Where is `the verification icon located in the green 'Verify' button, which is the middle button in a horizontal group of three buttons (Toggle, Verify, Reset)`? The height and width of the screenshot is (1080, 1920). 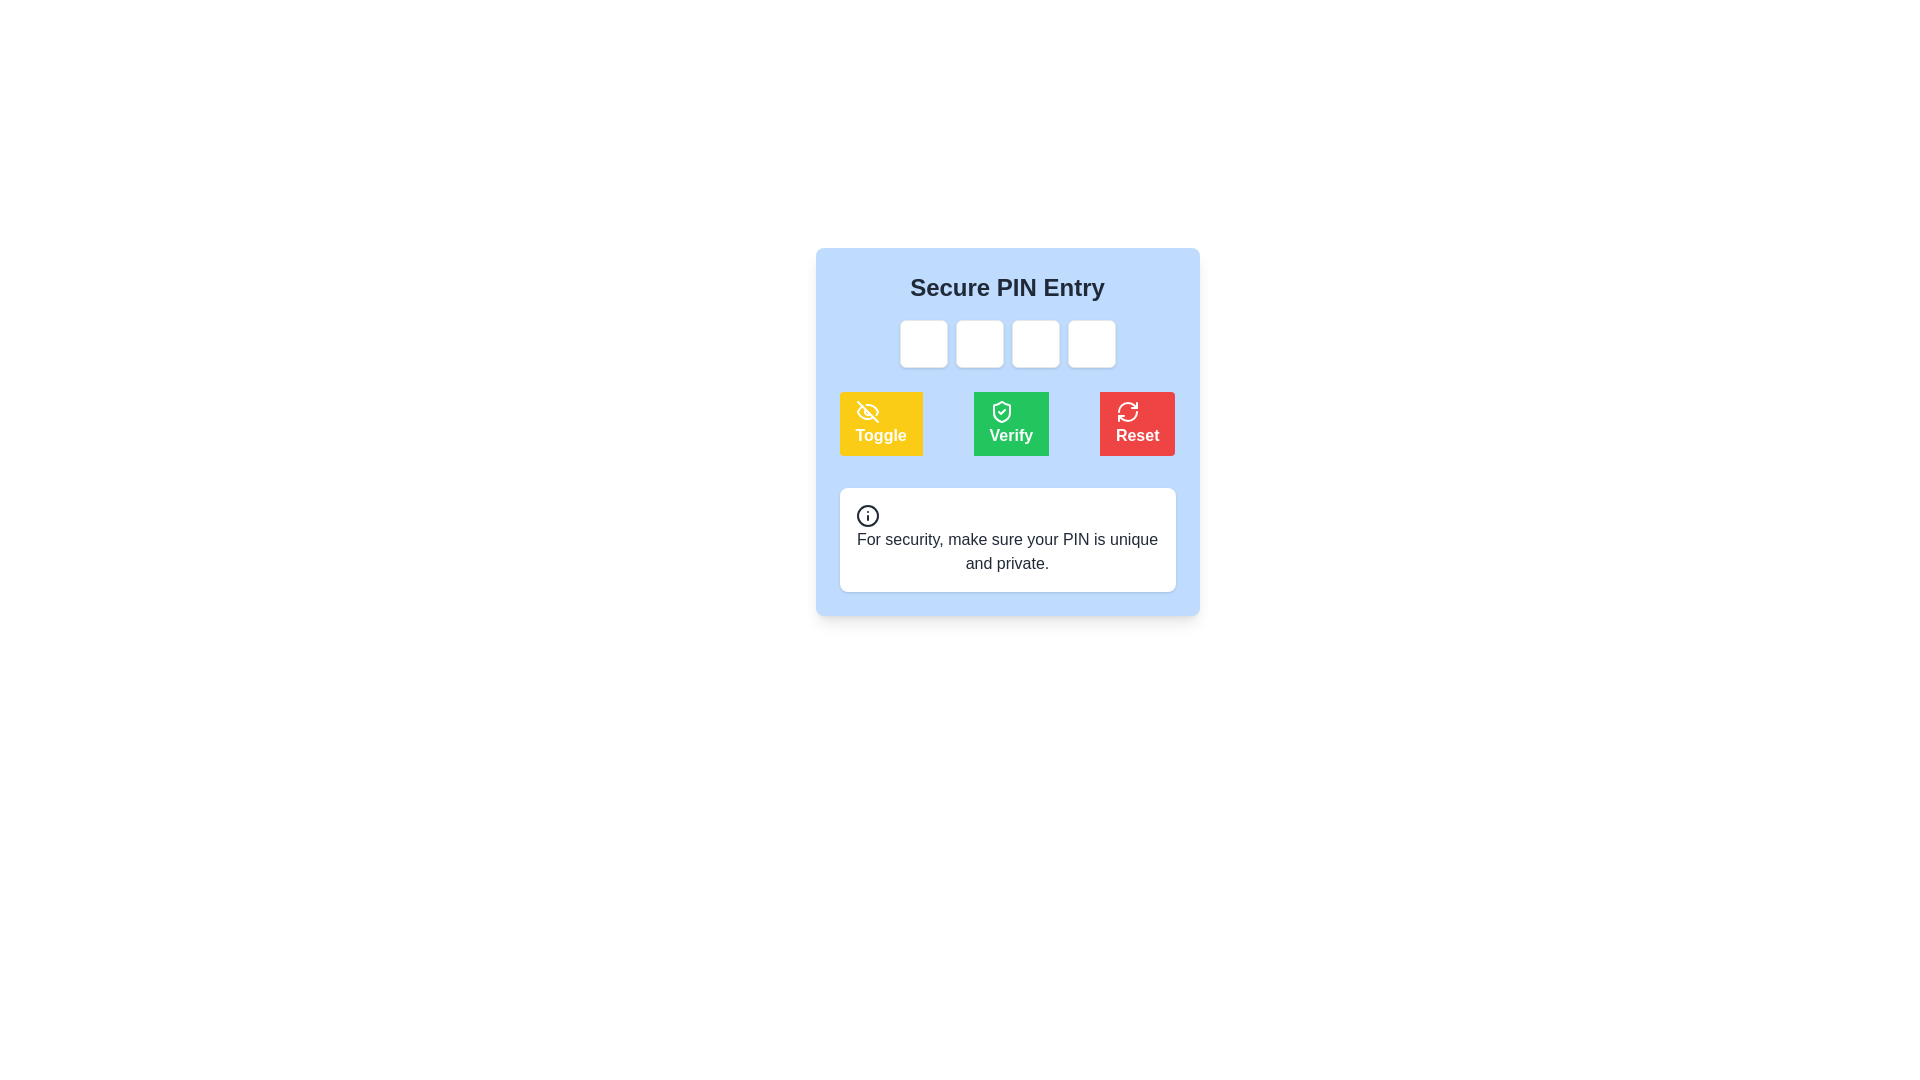
the verification icon located in the green 'Verify' button, which is the middle button in a horizontal group of three buttons (Toggle, Verify, Reset) is located at coordinates (1001, 411).